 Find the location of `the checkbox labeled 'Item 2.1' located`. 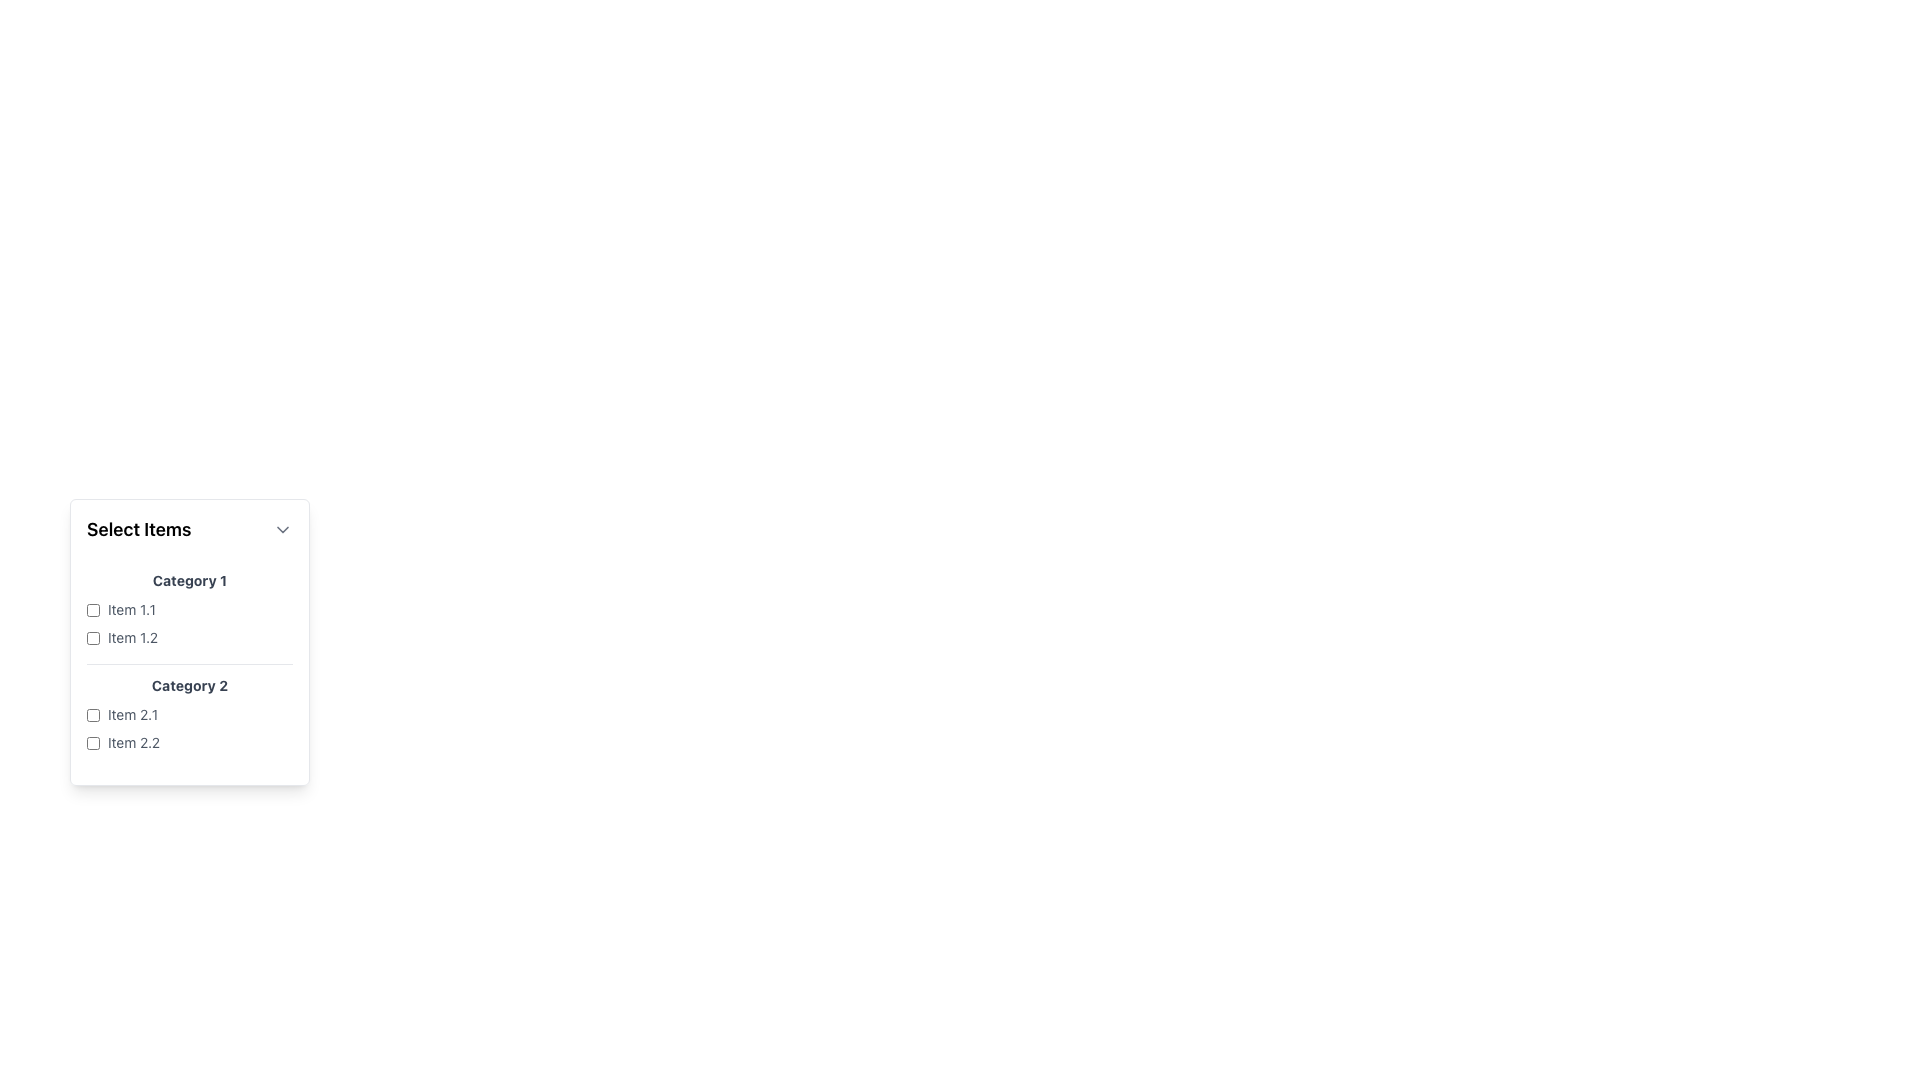

the checkbox labeled 'Item 2.1' located is located at coordinates (92, 713).